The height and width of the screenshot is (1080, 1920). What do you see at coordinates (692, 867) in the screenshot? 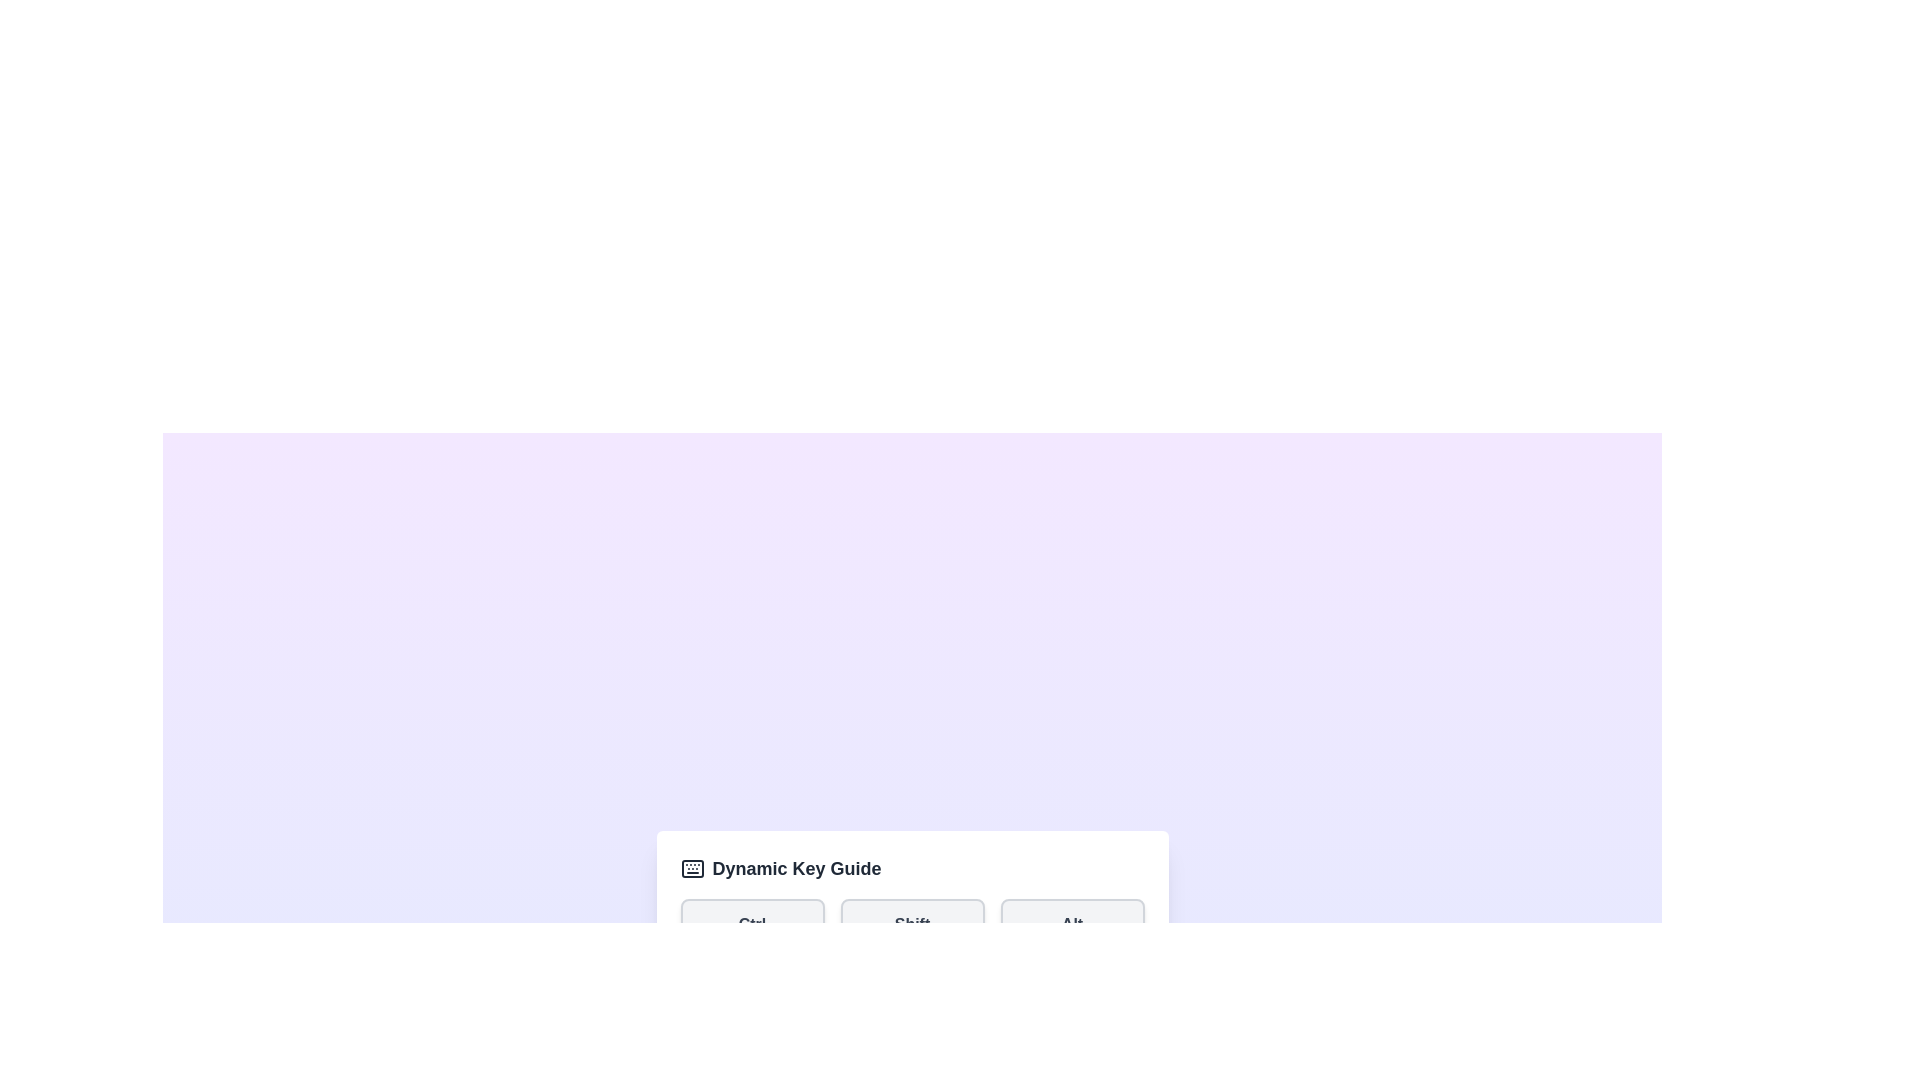
I see `the rounded rectangle iconographic element within the SVG graphic component, which is part of the 'Dynamic Key Guide' section` at bounding box center [692, 867].